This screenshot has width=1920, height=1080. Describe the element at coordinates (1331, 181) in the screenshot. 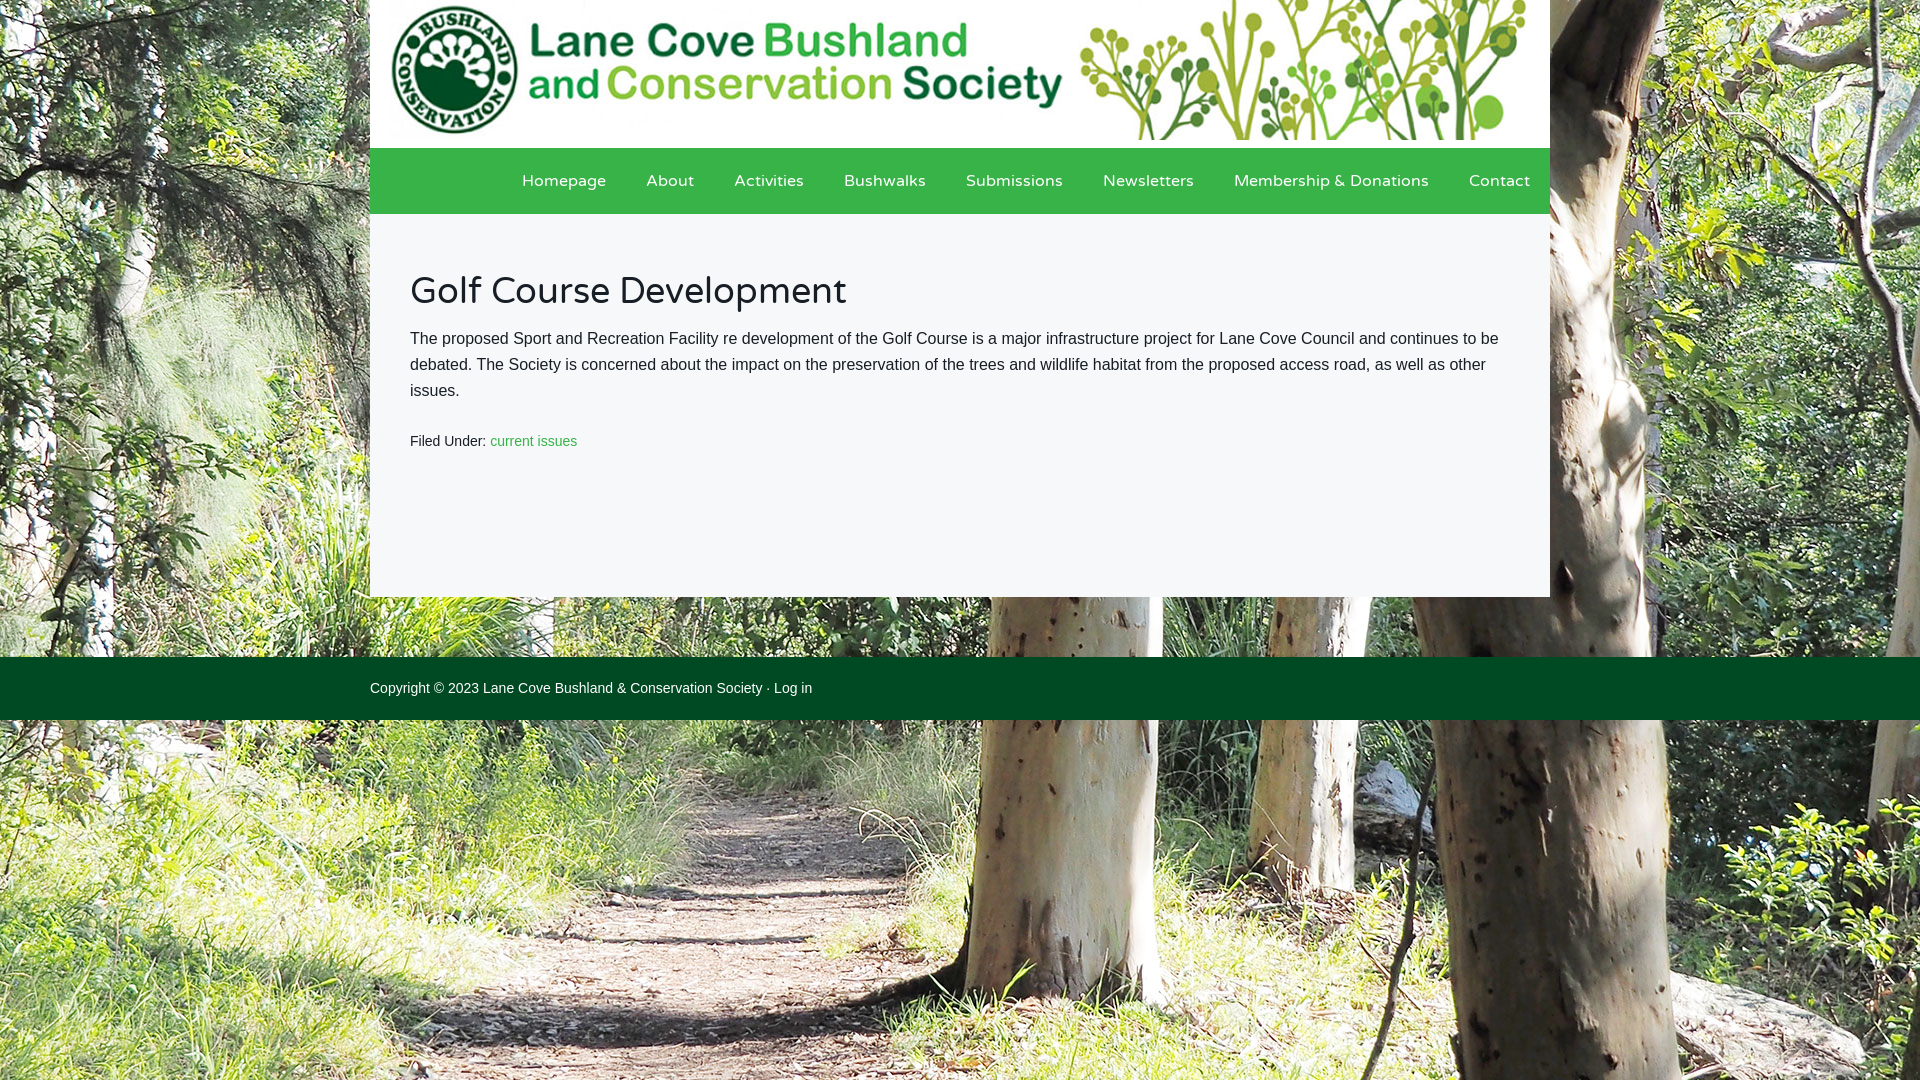

I see `'Membership & Donations'` at that location.